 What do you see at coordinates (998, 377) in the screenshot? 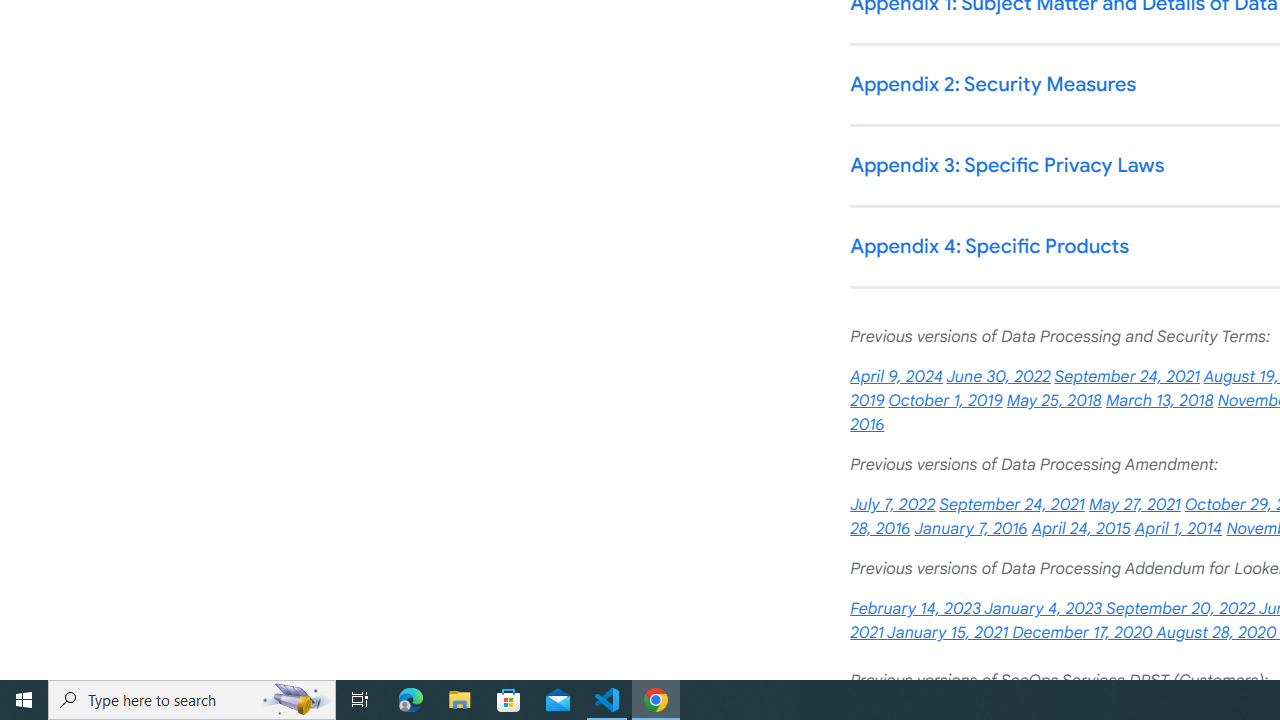
I see `'June 30, 2022'` at bounding box center [998, 377].